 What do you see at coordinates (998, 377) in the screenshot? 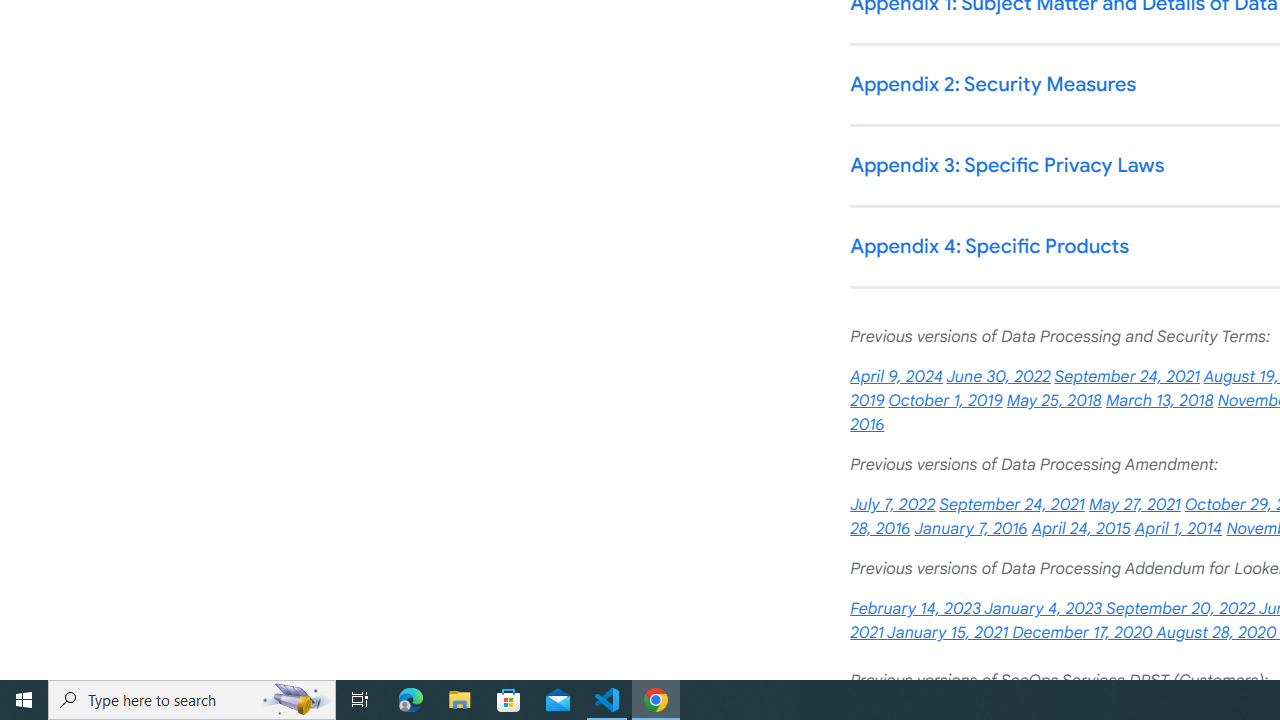
I see `'June 30, 2022'` at bounding box center [998, 377].